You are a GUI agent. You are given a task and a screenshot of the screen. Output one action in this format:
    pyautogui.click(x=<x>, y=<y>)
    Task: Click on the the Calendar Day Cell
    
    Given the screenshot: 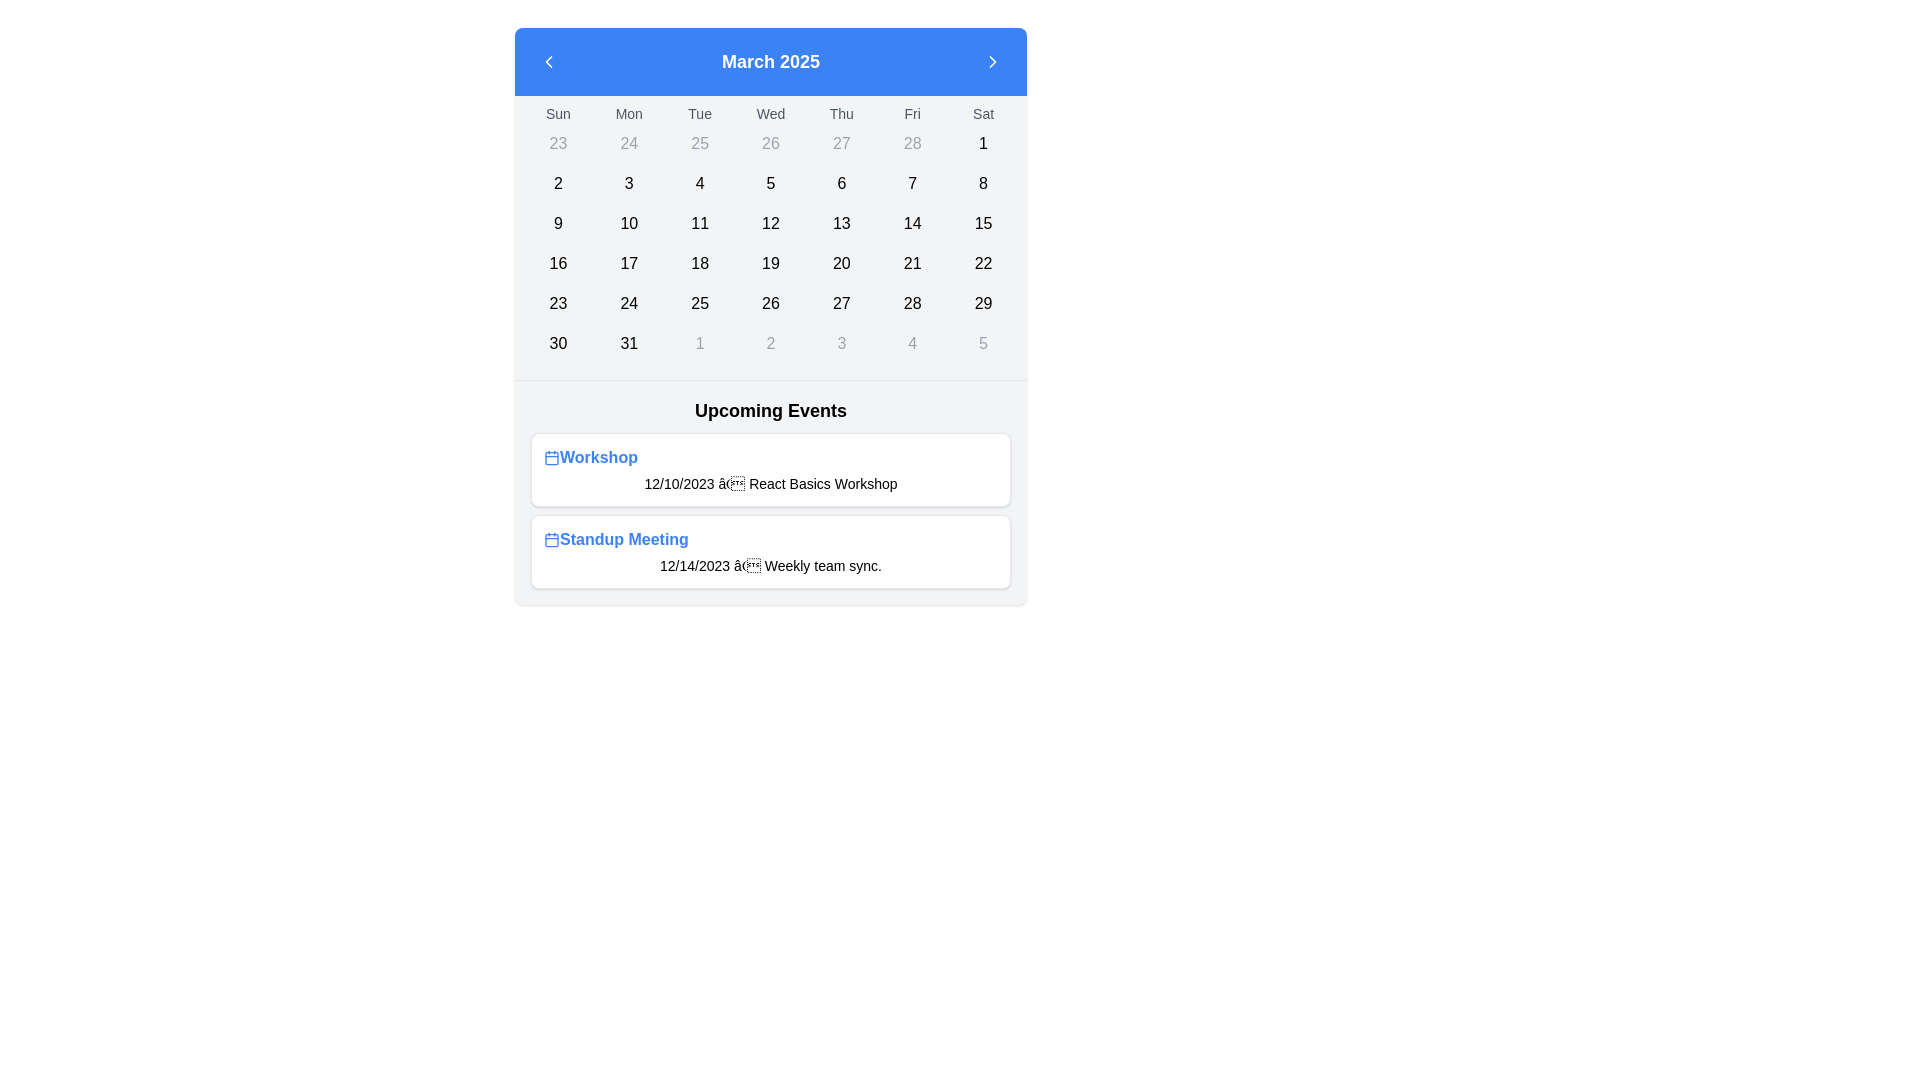 What is the action you would take?
    pyautogui.click(x=911, y=342)
    